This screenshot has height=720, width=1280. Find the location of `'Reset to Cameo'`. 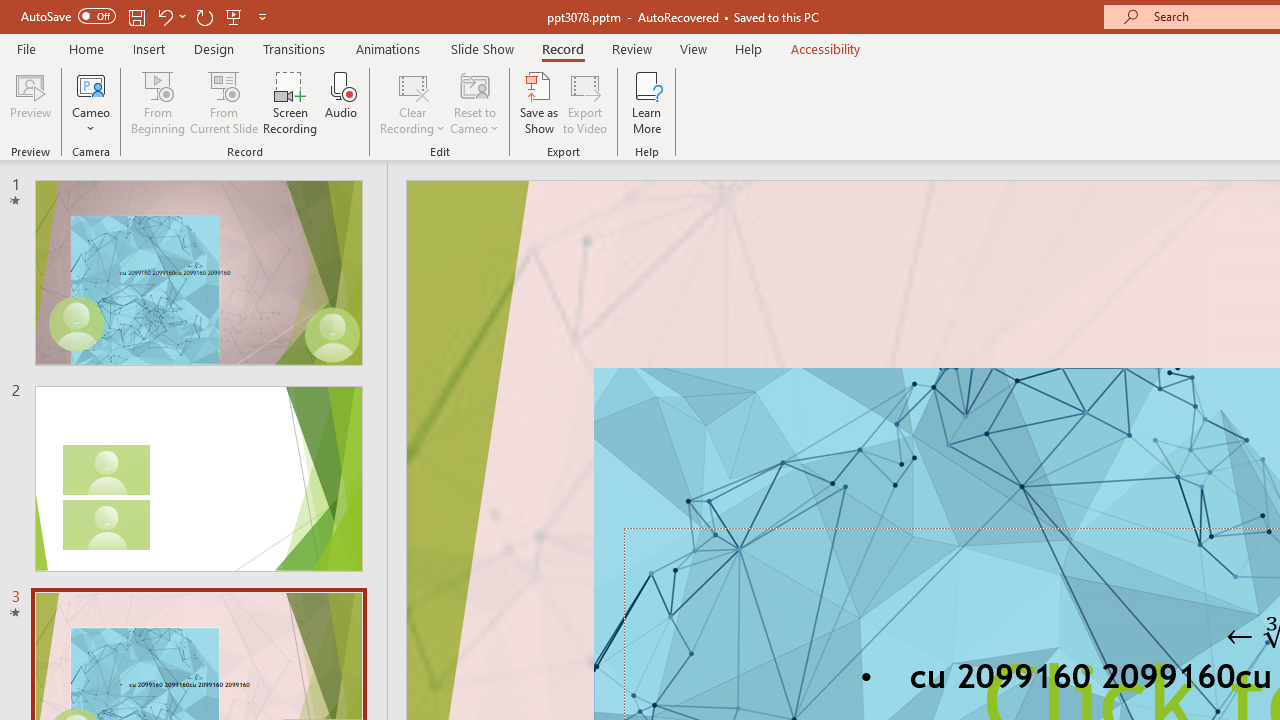

'Reset to Cameo' is located at coordinates (473, 103).